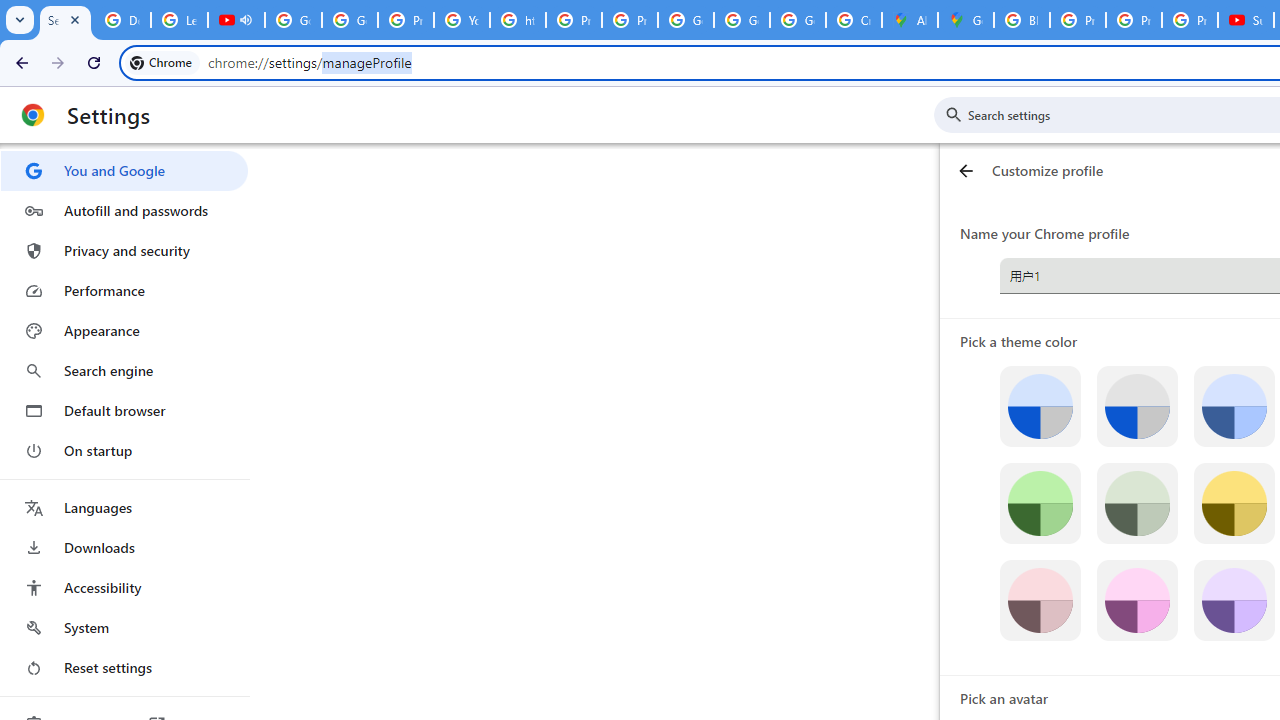 The width and height of the screenshot is (1280, 720). Describe the element at coordinates (461, 20) in the screenshot. I see `'YouTube'` at that location.